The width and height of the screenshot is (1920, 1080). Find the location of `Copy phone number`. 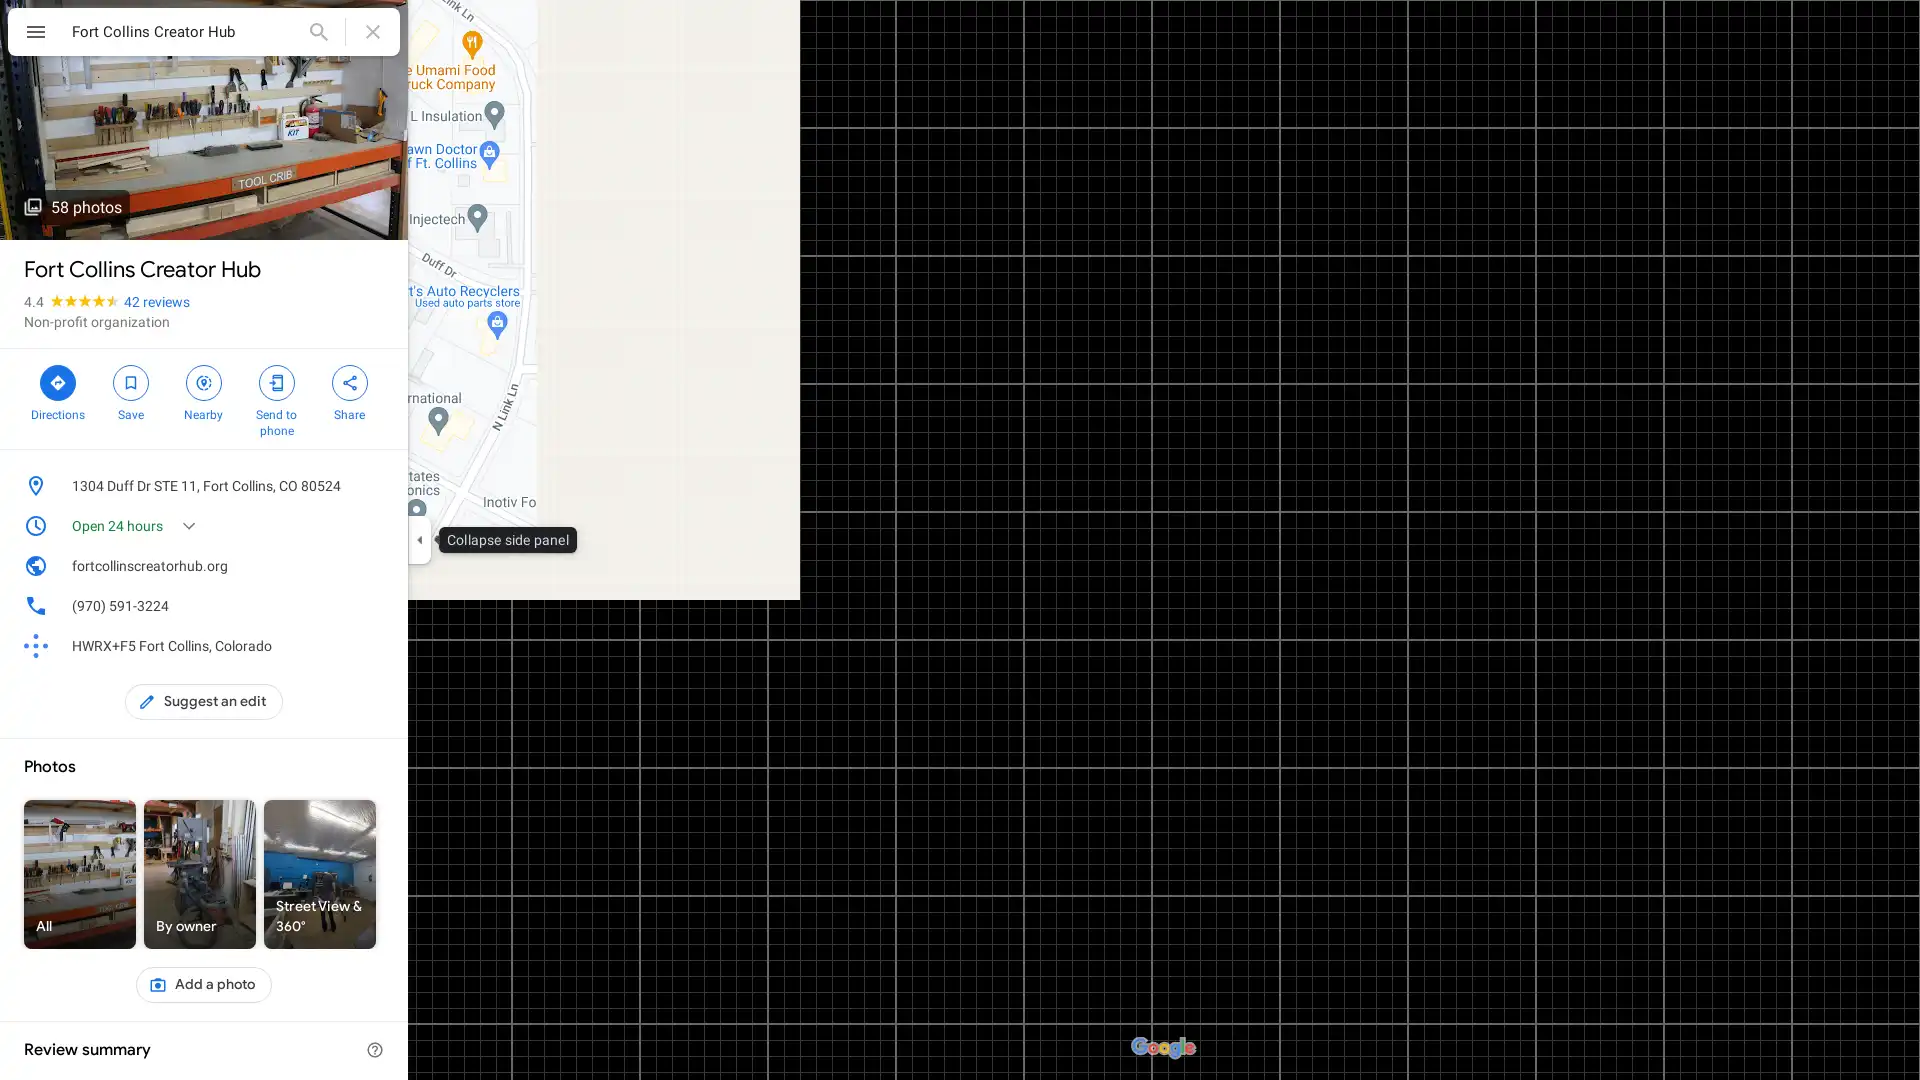

Copy phone number is located at coordinates (344, 604).